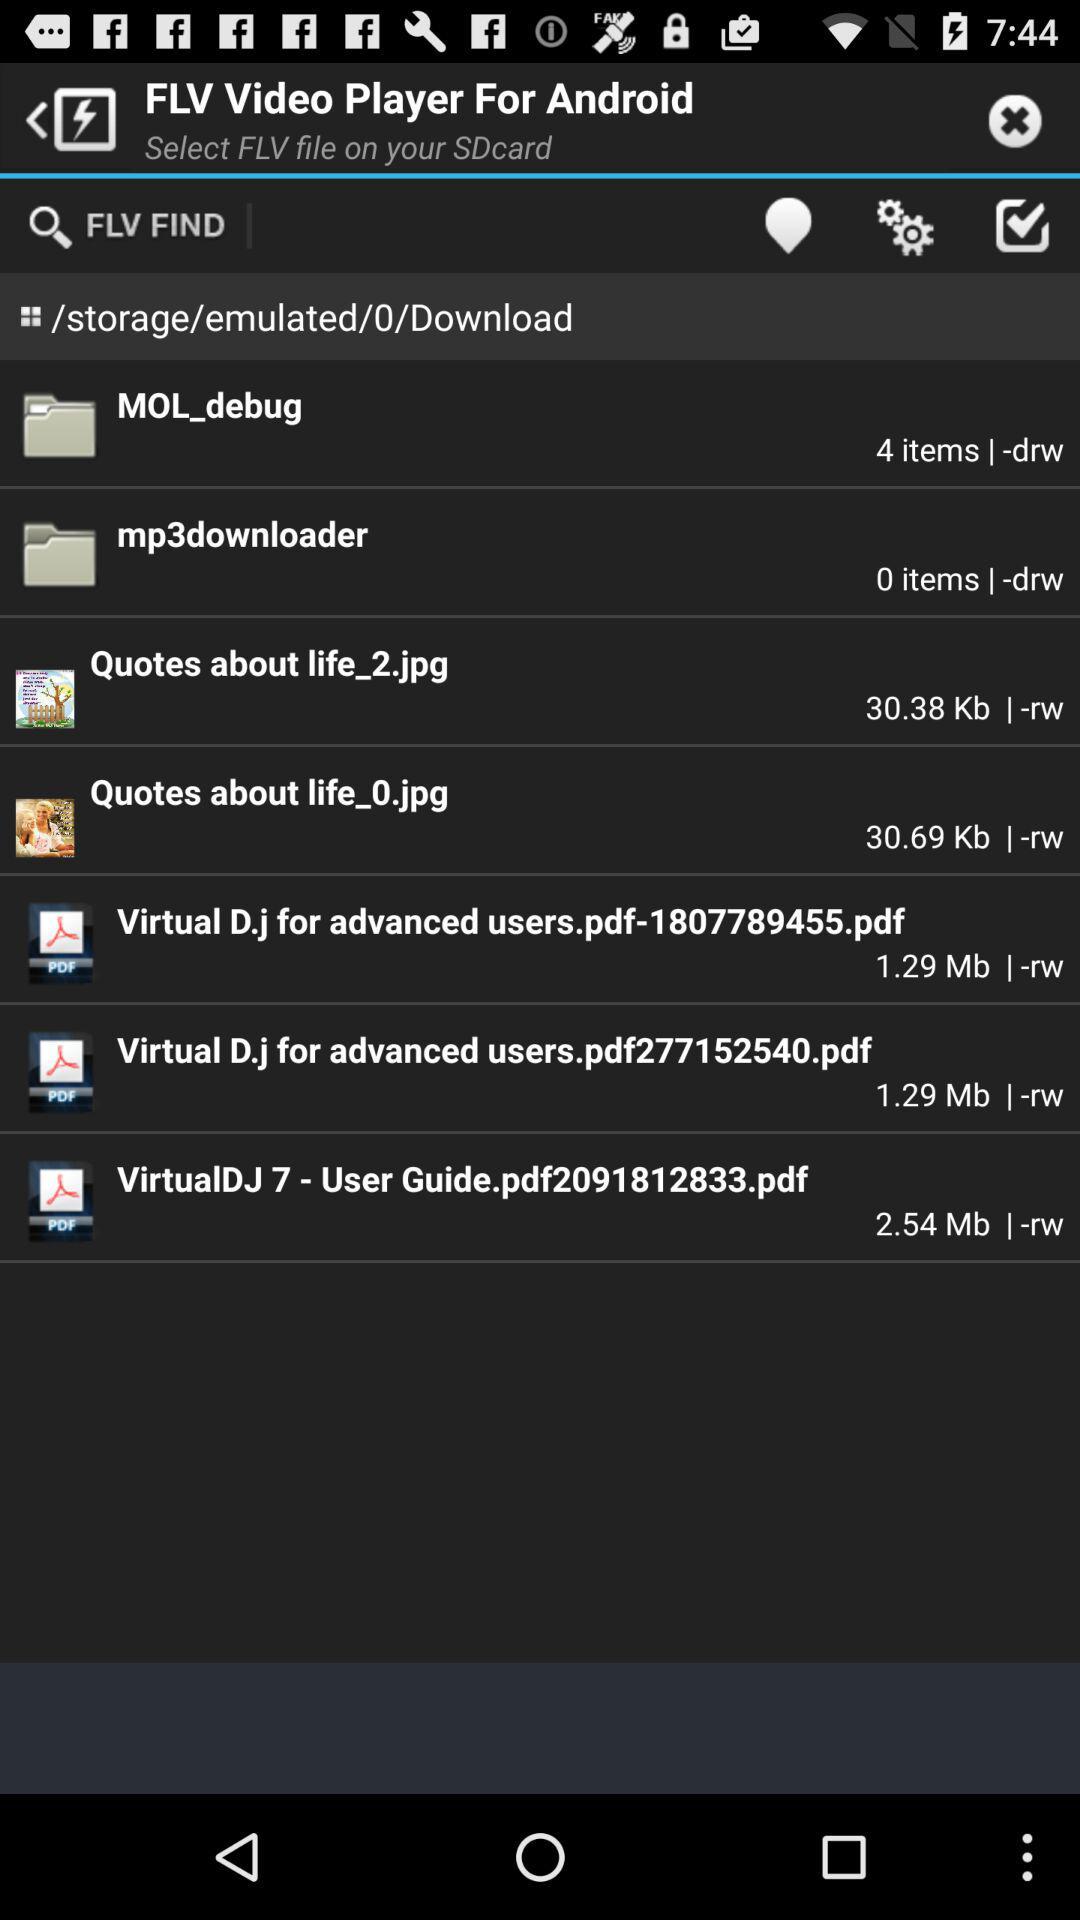 This screenshot has height=1920, width=1080. I want to click on item to the left of flv video player icon, so click(64, 116).